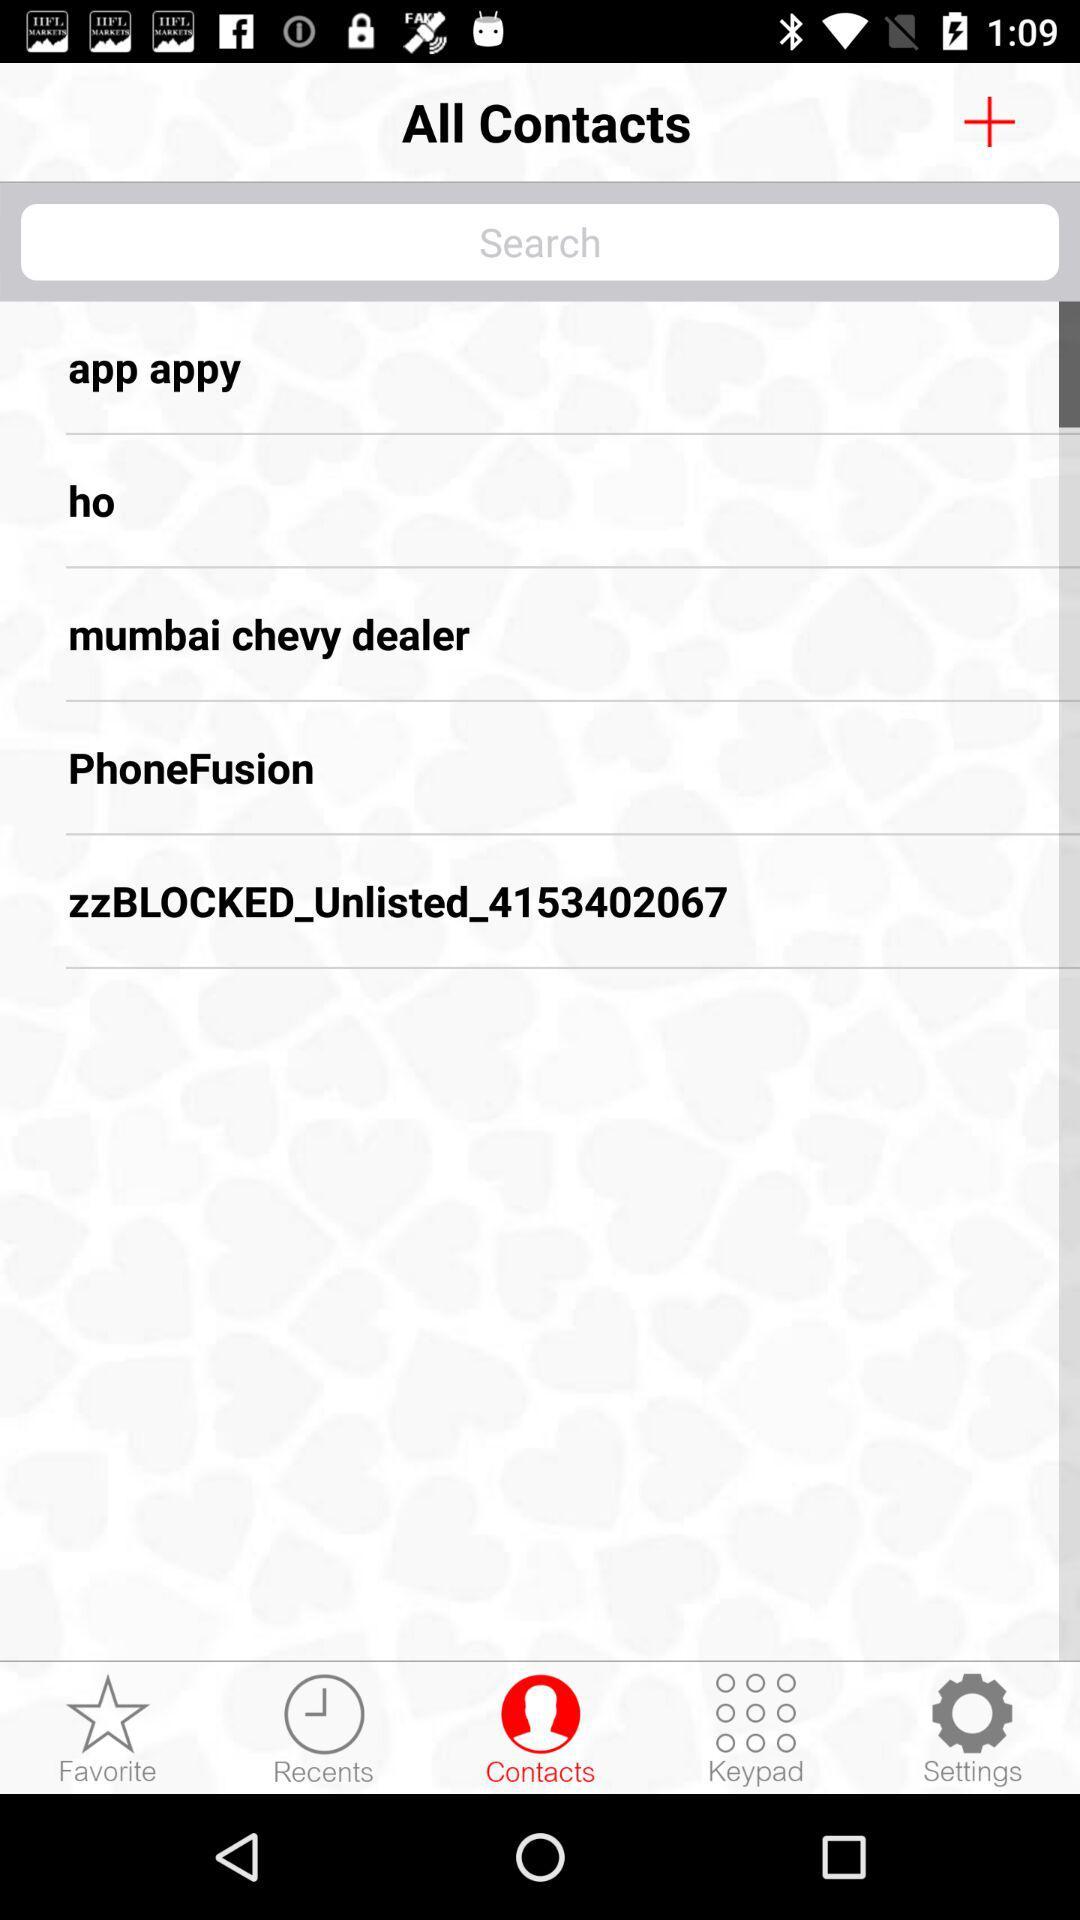 This screenshot has width=1080, height=1920. I want to click on contacts list, so click(540, 1728).